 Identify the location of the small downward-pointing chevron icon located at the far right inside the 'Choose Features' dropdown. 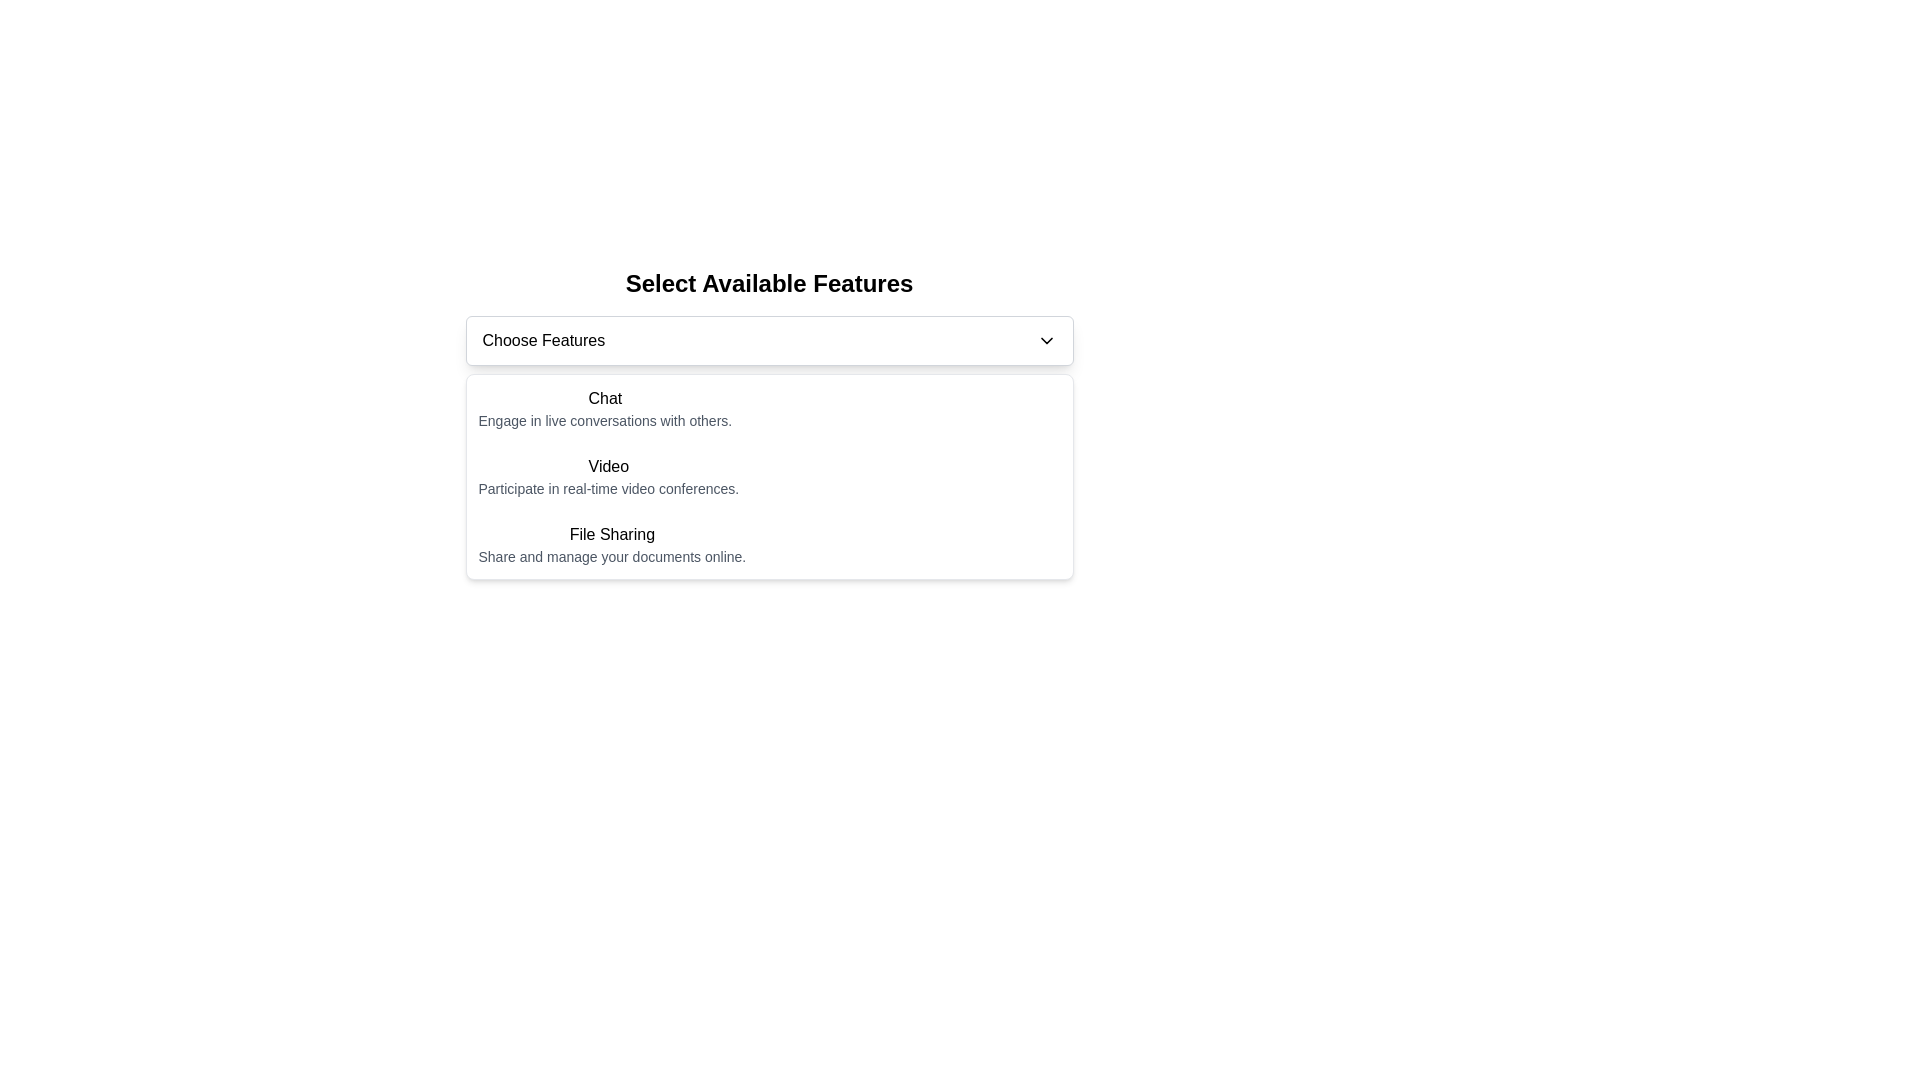
(1045, 339).